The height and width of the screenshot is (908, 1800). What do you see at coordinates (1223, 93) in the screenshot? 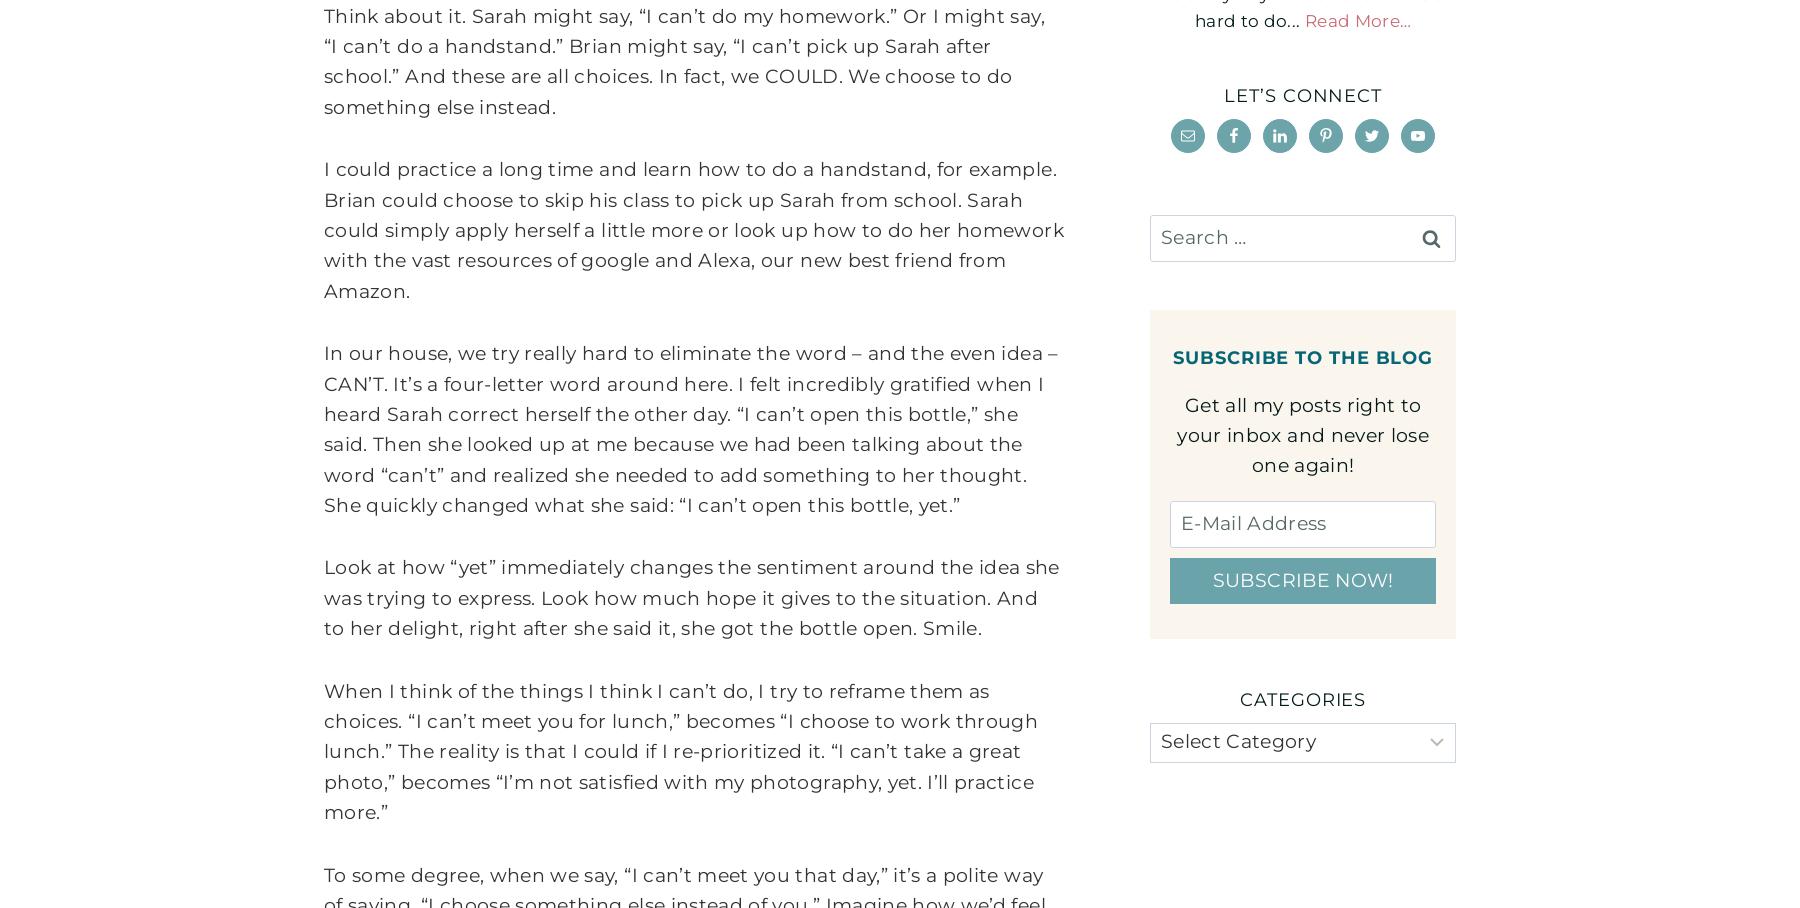
I see `'Let’s connect'` at bounding box center [1223, 93].